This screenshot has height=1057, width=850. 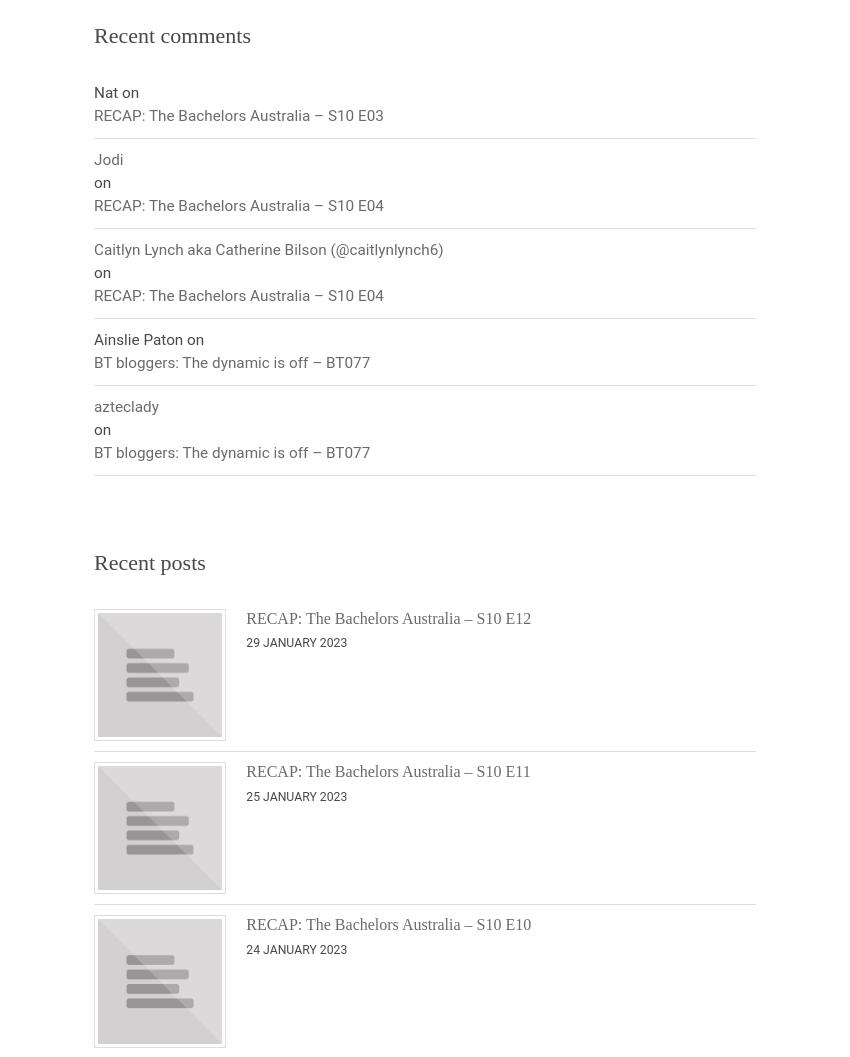 I want to click on 'RECAP: The Bachelors Australia – S10 E10', so click(x=388, y=924).